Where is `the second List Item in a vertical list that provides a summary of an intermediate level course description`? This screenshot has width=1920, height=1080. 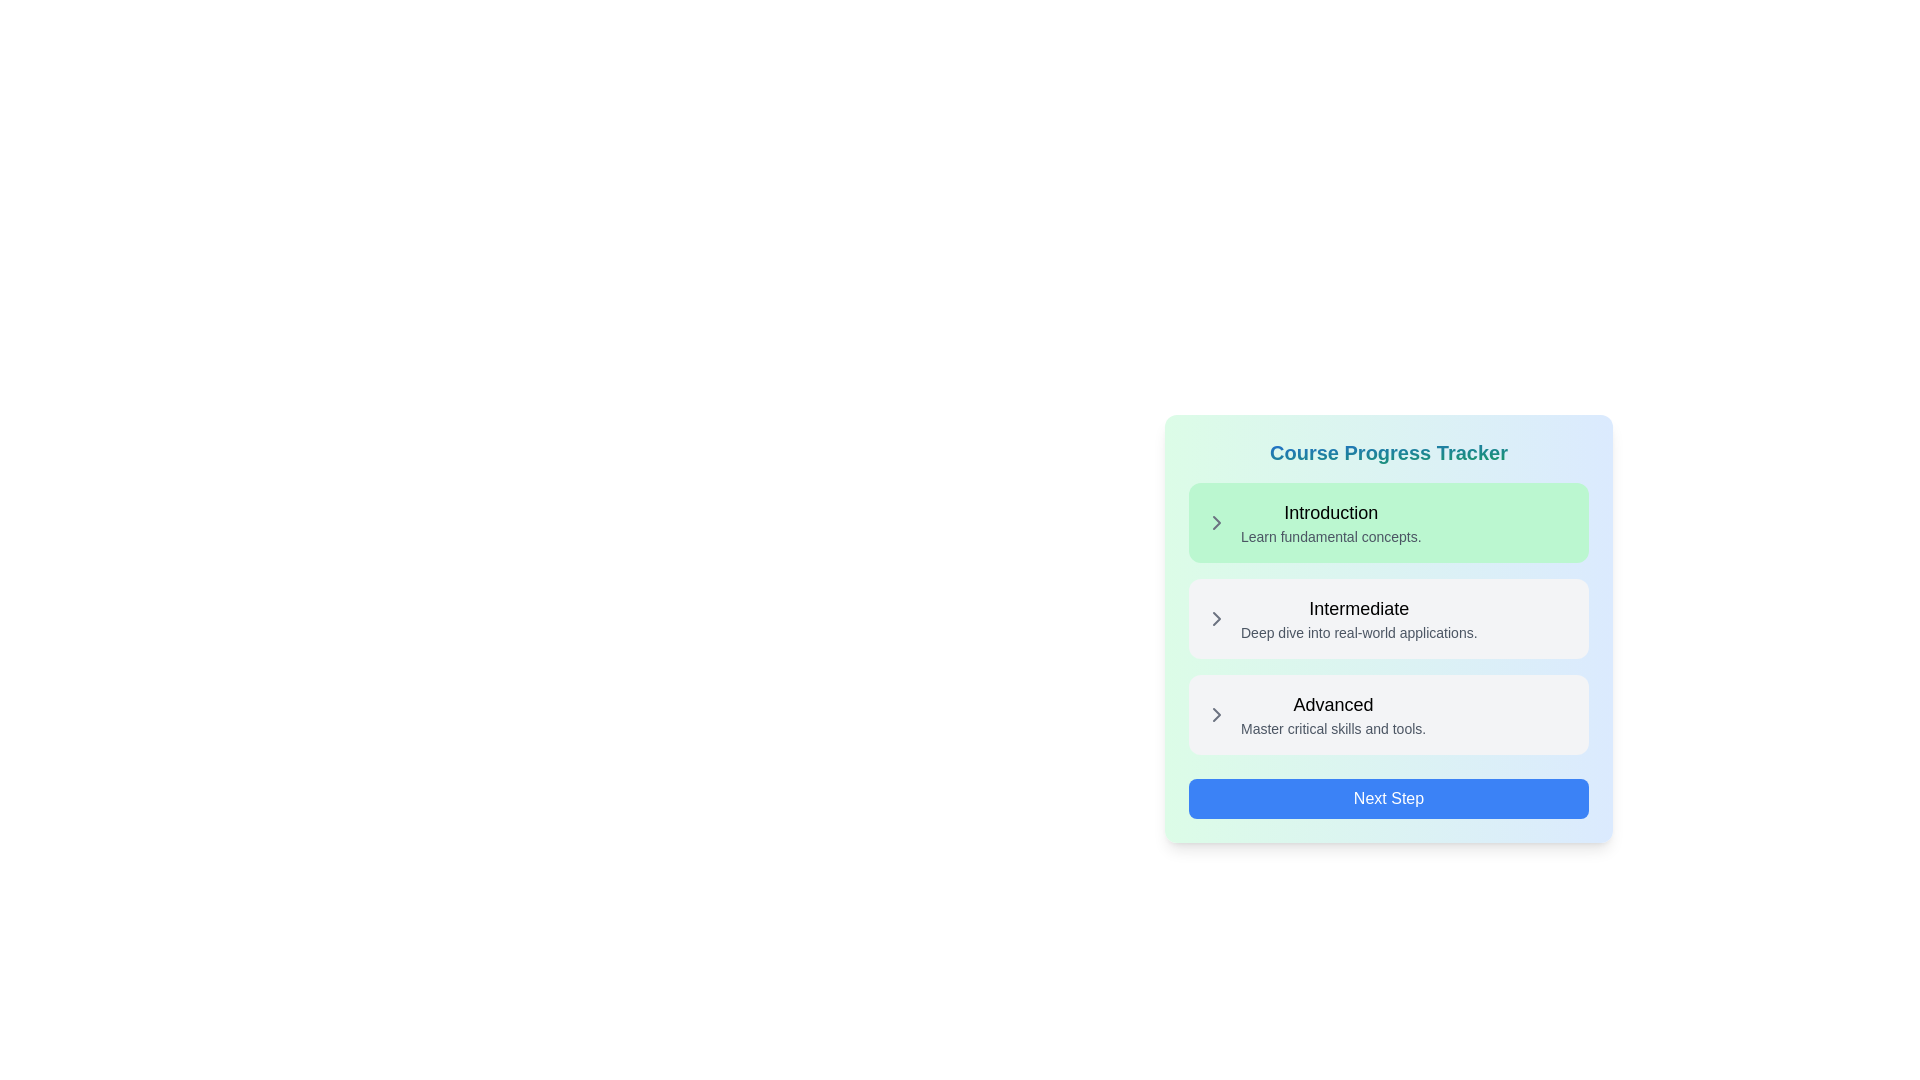 the second List Item in a vertical list that provides a summary of an intermediate level course description is located at coordinates (1387, 617).